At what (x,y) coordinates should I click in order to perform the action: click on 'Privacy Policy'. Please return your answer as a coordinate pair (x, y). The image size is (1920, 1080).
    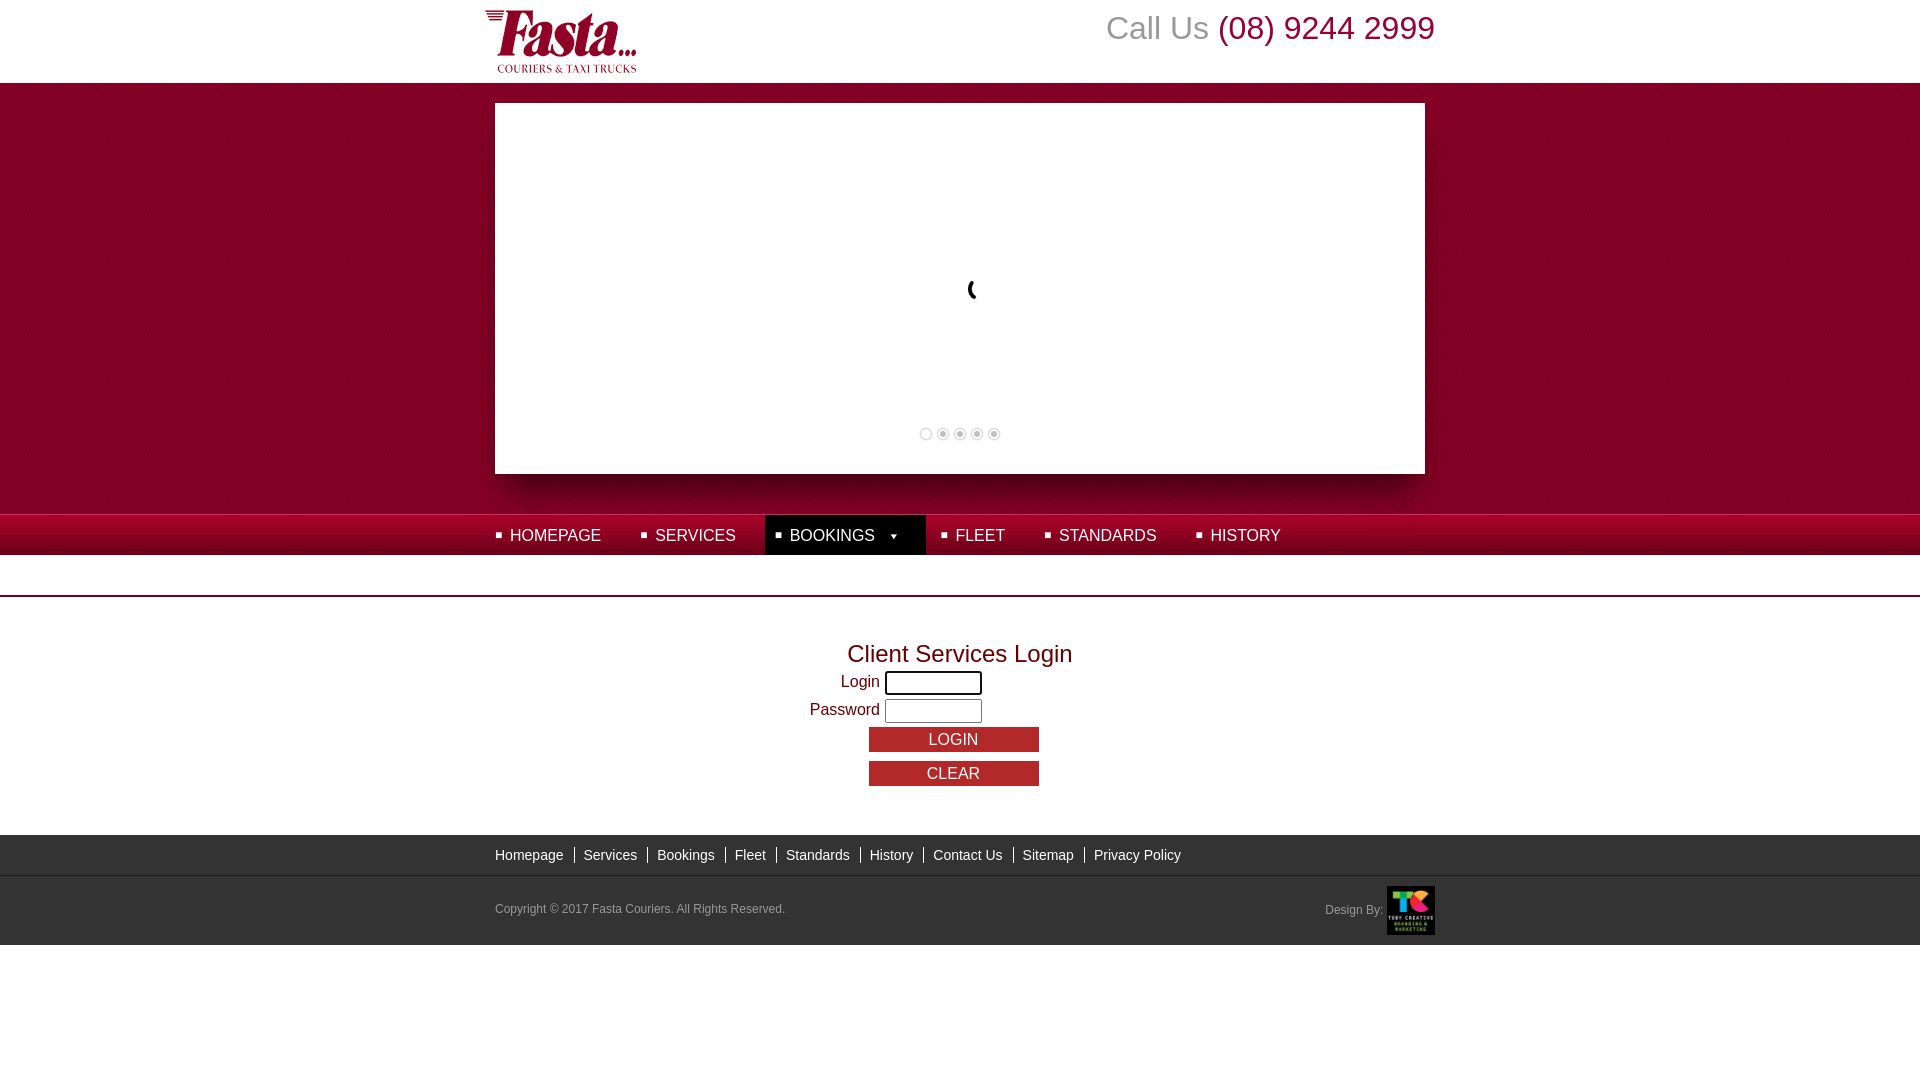
    Looking at the image, I should click on (1083, 855).